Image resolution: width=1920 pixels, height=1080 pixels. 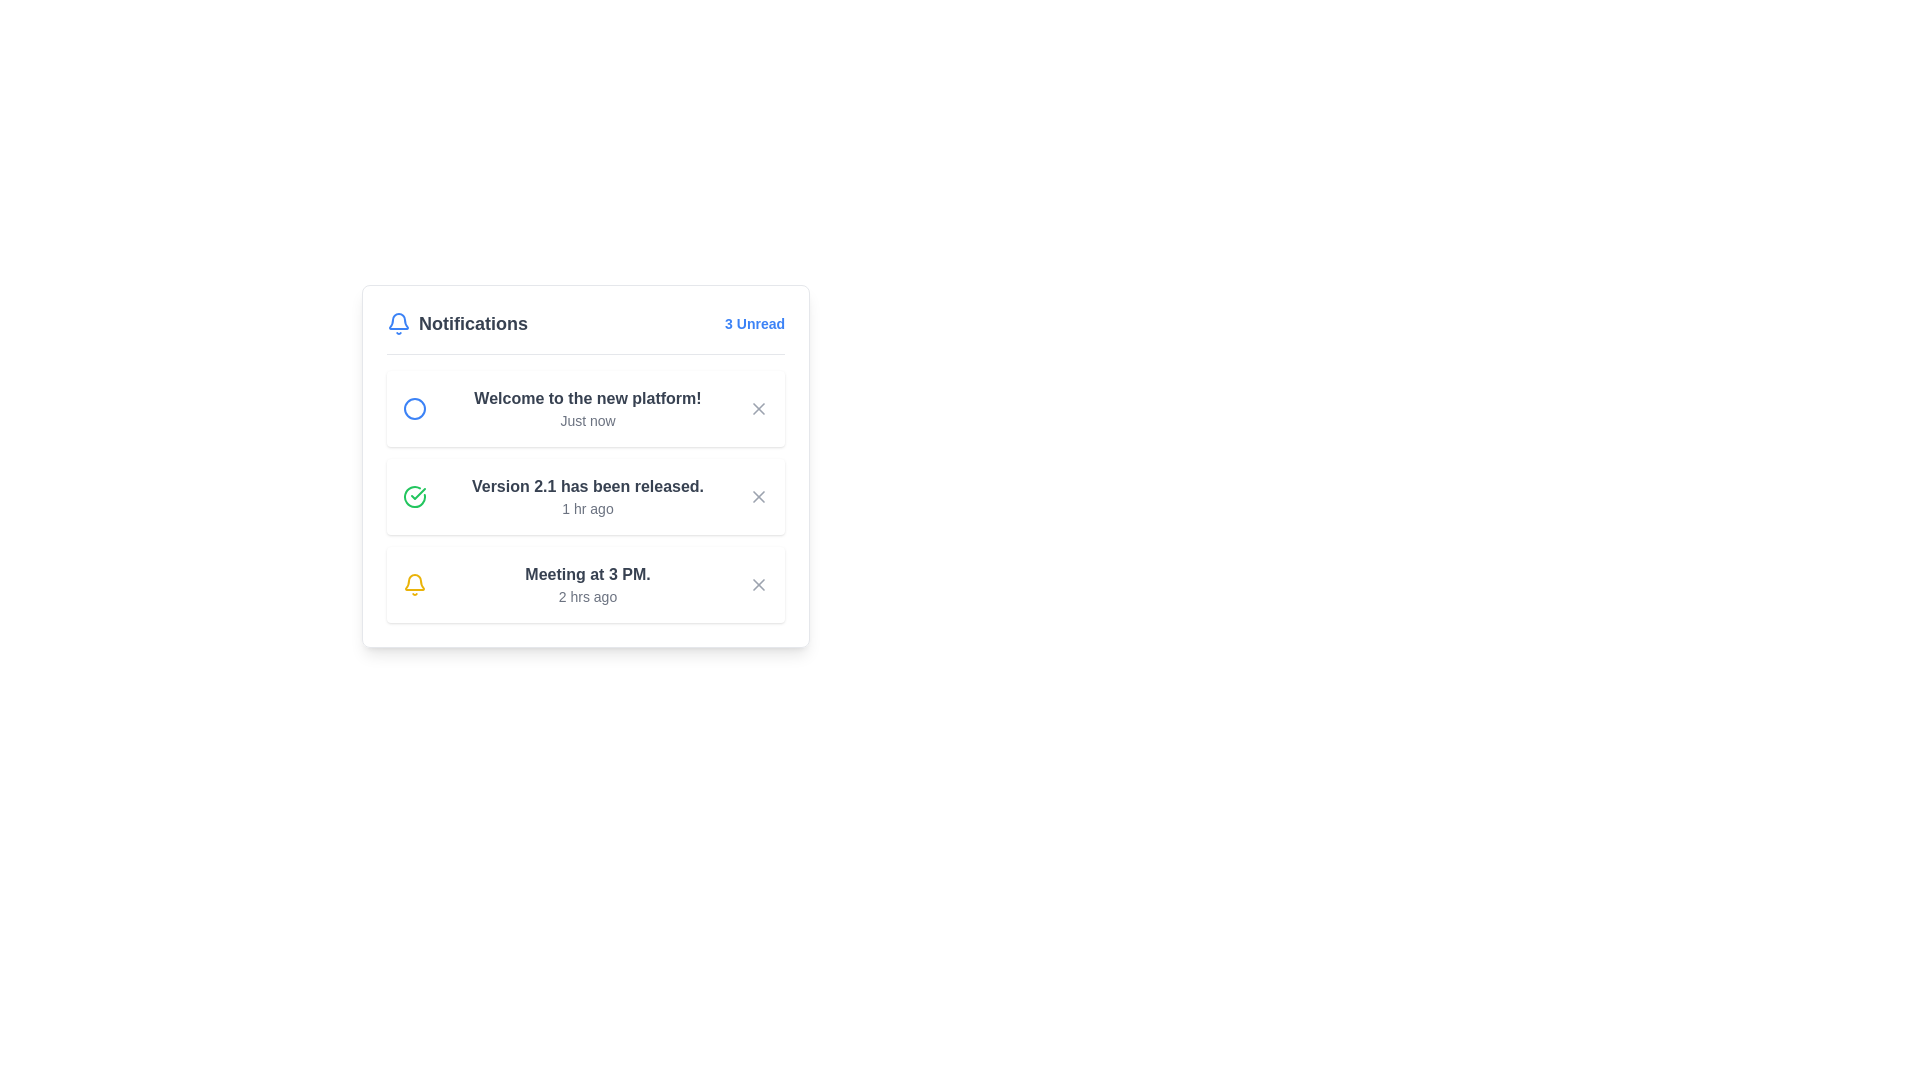 What do you see at coordinates (757, 585) in the screenshot?
I see `the gray 'X' button` at bounding box center [757, 585].